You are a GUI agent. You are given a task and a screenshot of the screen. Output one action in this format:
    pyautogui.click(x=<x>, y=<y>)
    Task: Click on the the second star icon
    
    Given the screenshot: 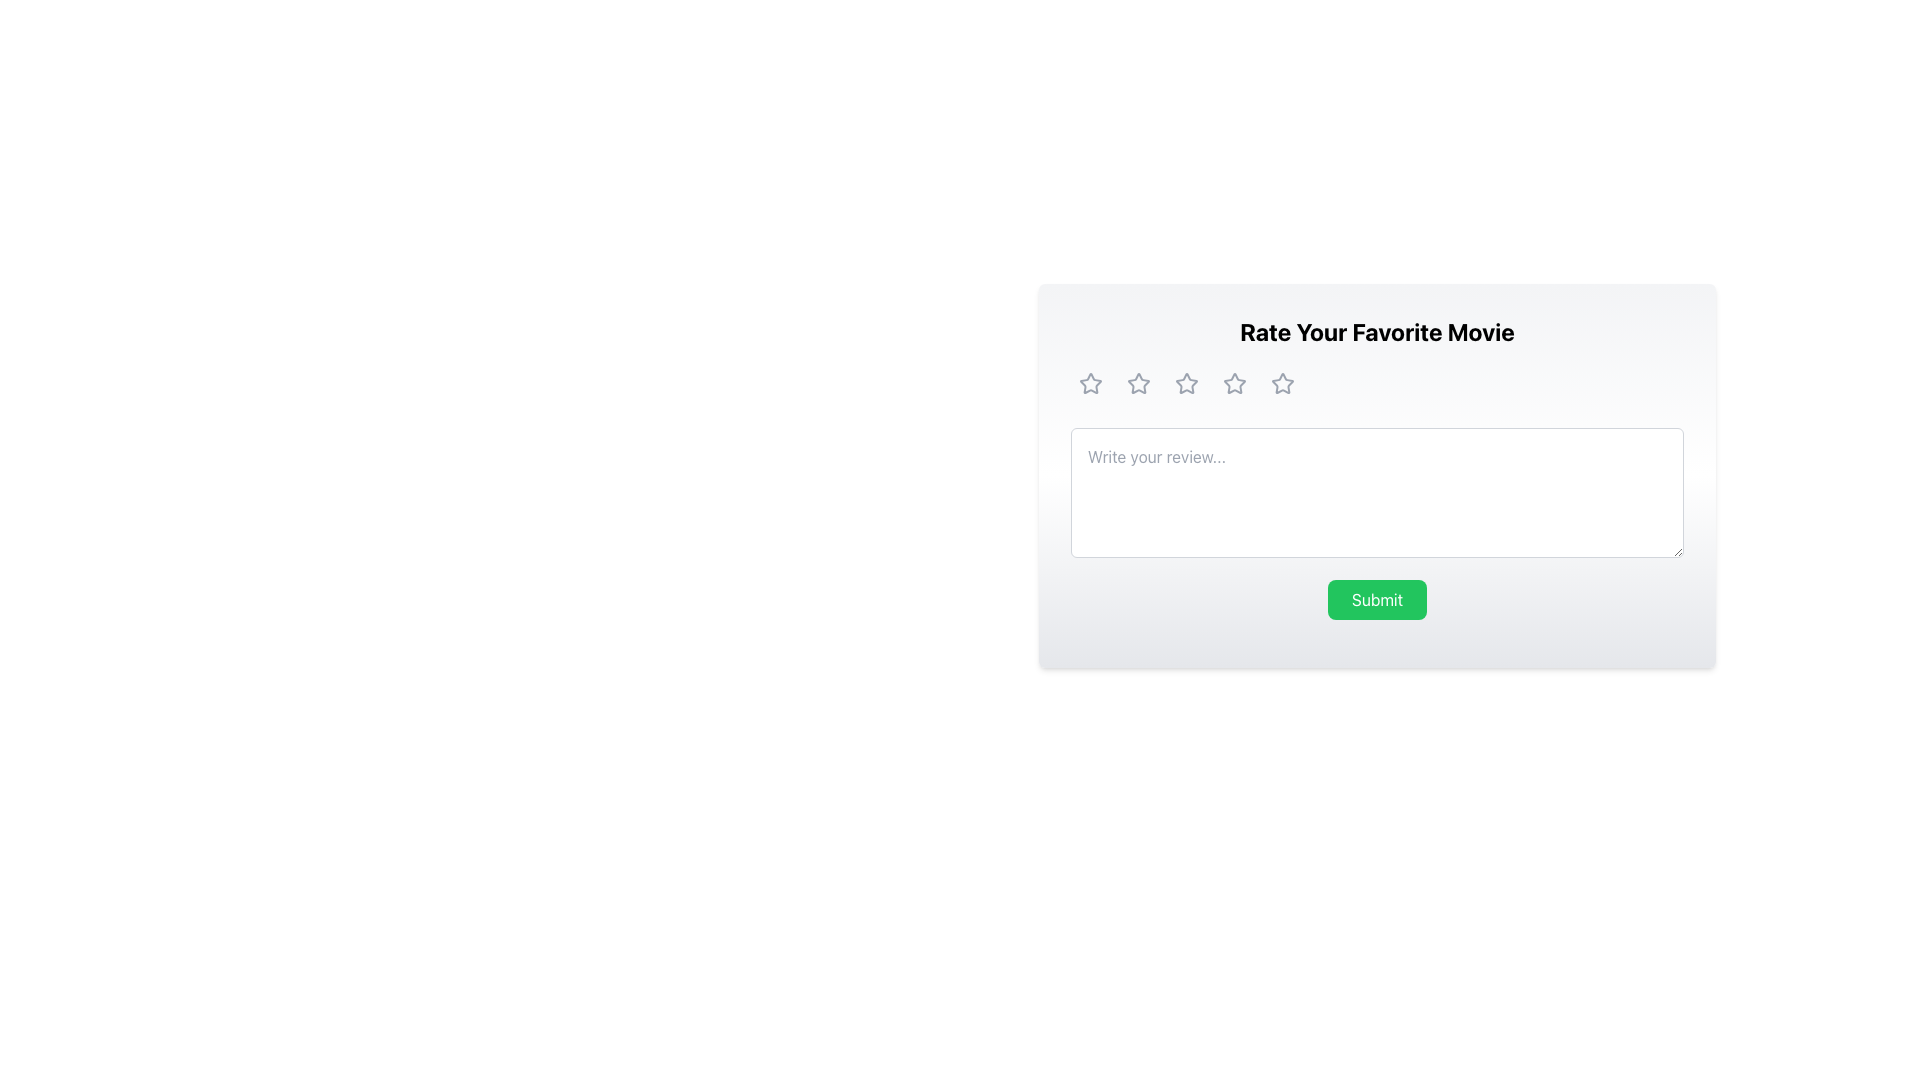 What is the action you would take?
    pyautogui.click(x=1186, y=383)
    